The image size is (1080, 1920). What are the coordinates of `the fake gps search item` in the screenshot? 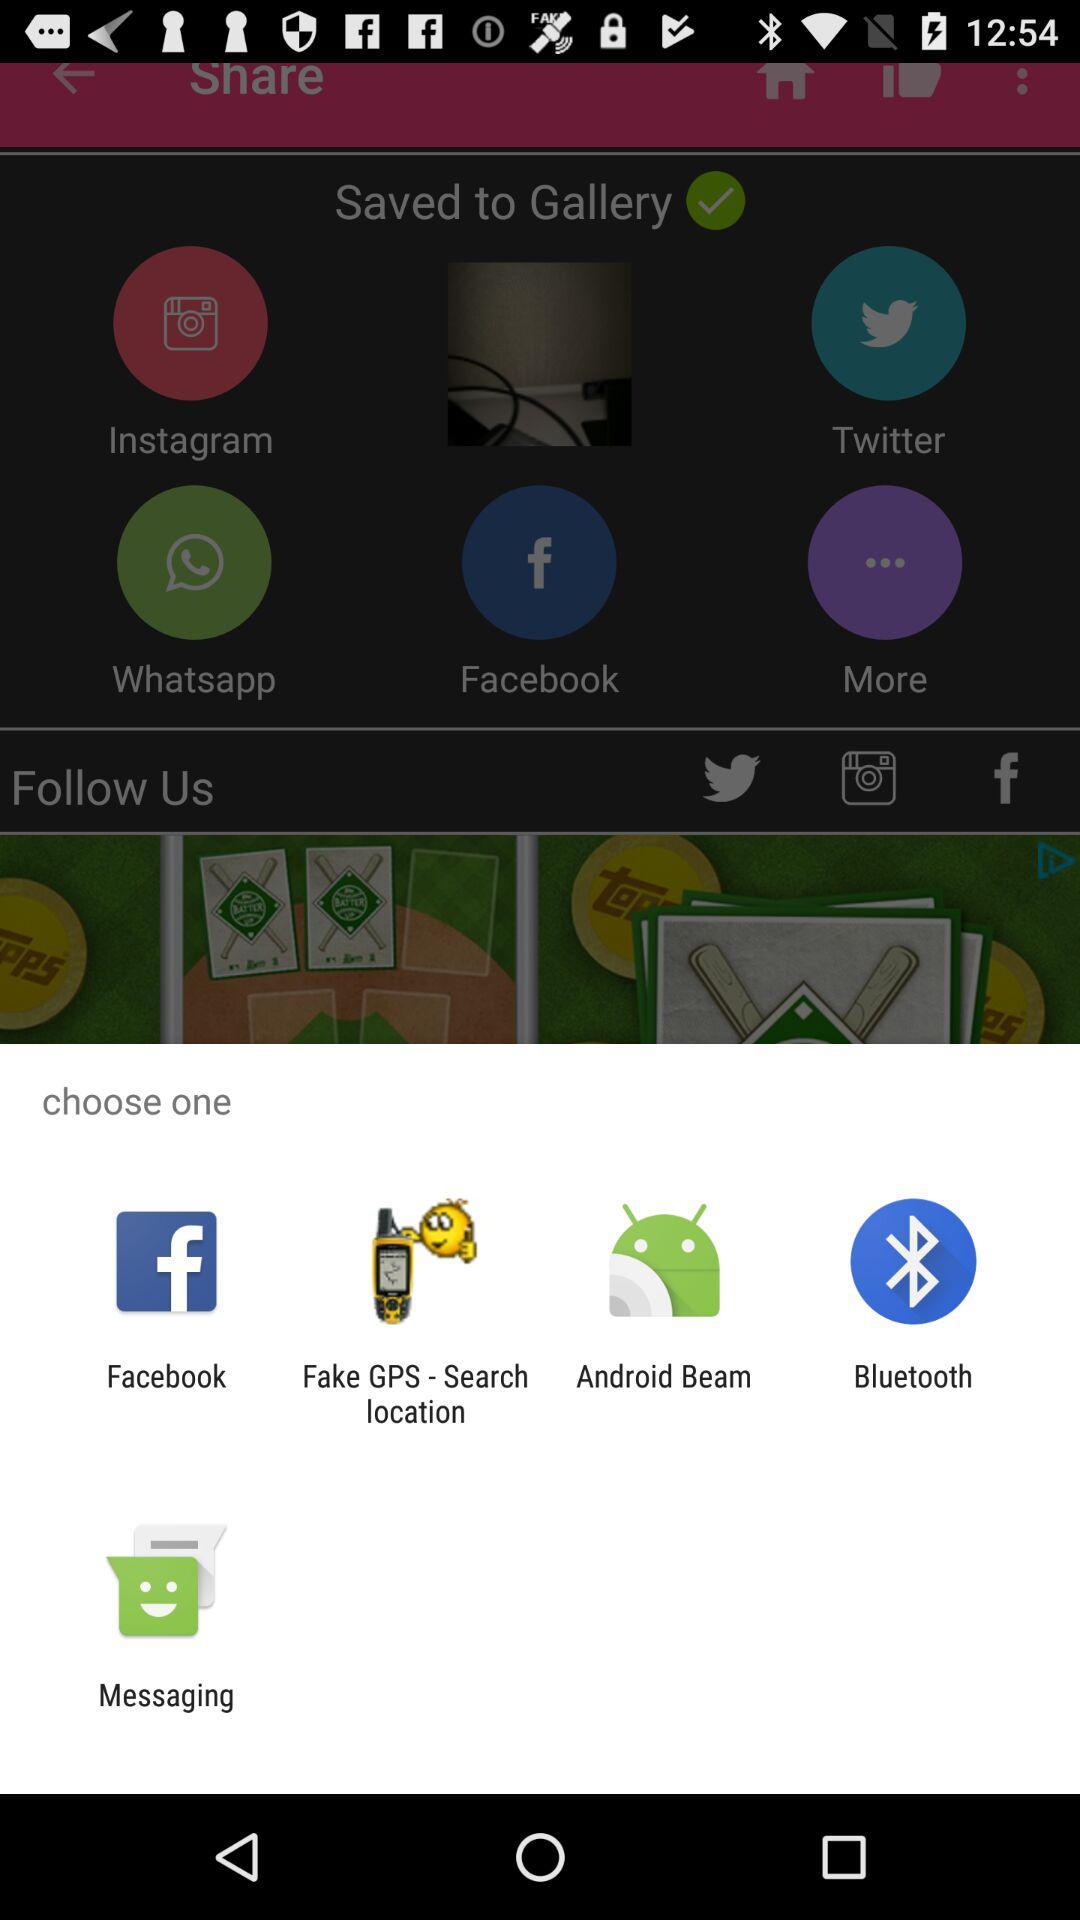 It's located at (414, 1392).